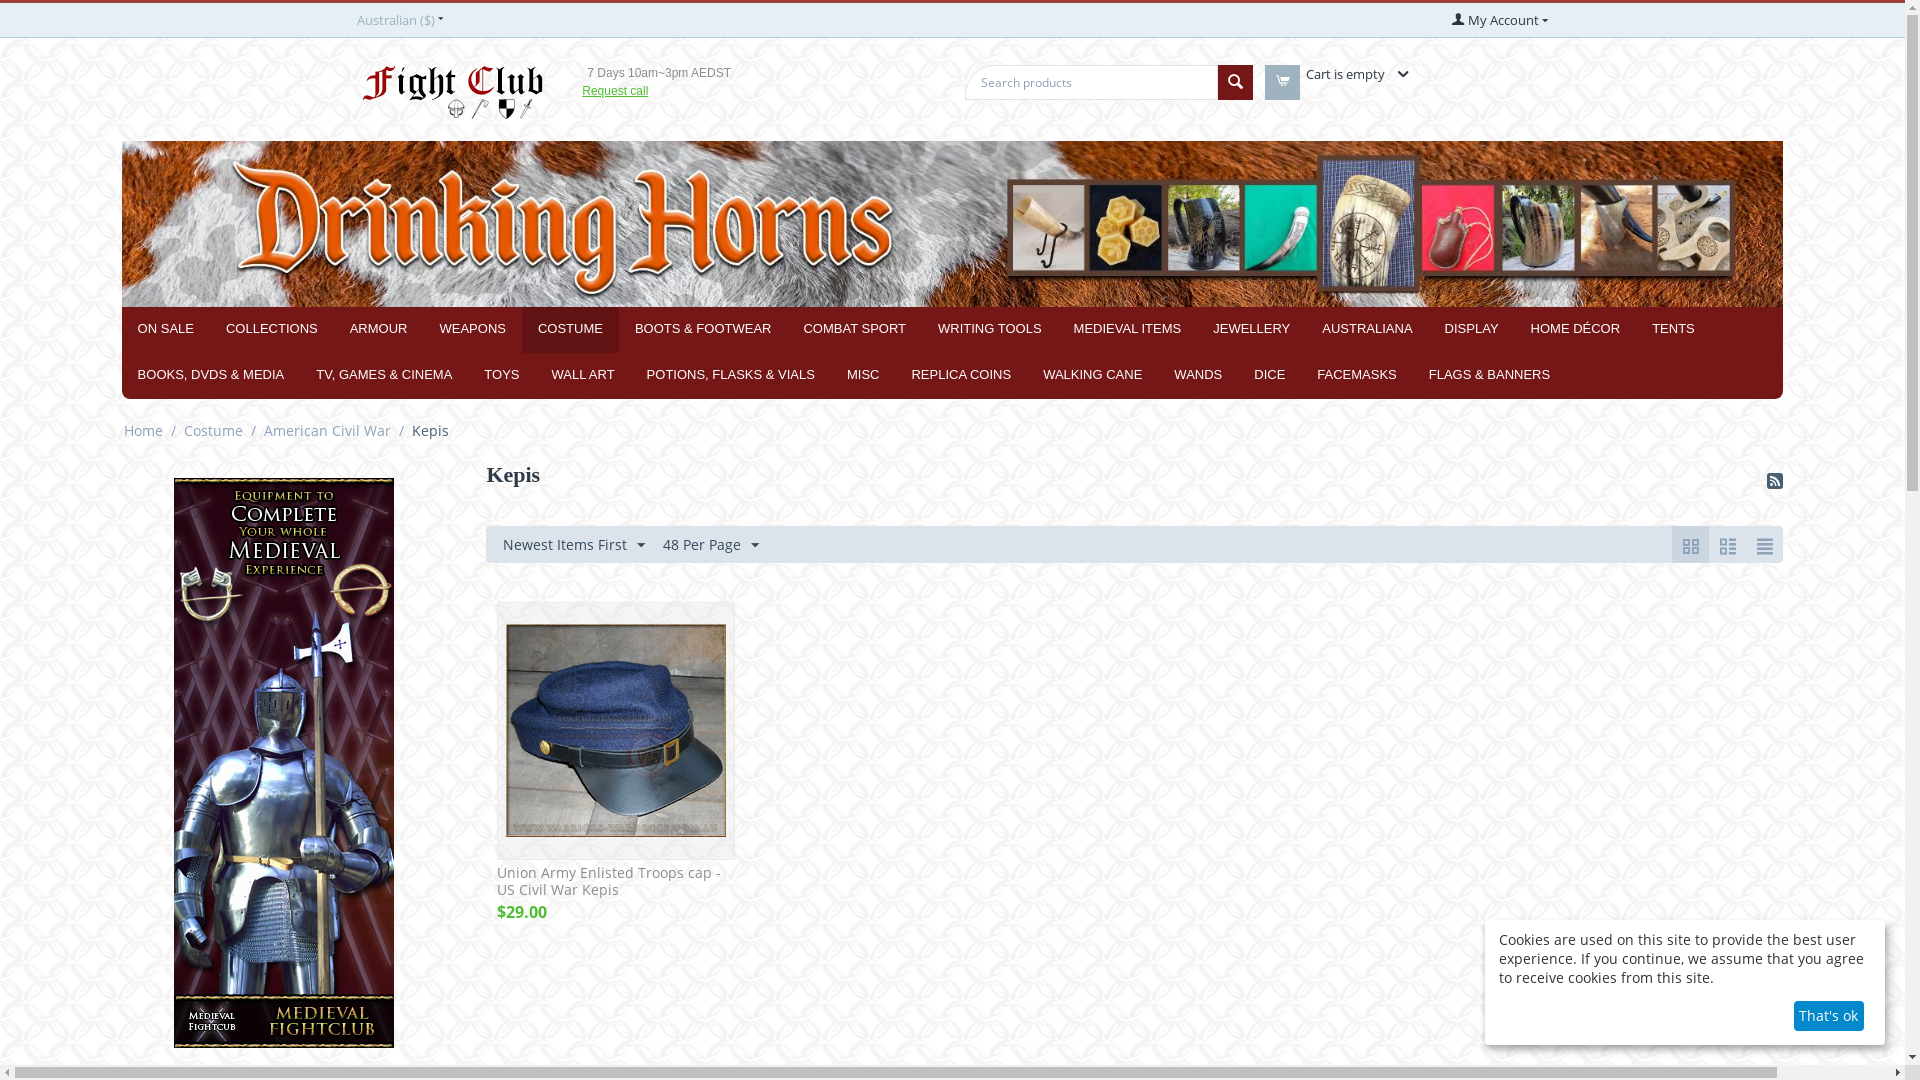 The image size is (1920, 1080). I want to click on 'MISC', so click(863, 375).